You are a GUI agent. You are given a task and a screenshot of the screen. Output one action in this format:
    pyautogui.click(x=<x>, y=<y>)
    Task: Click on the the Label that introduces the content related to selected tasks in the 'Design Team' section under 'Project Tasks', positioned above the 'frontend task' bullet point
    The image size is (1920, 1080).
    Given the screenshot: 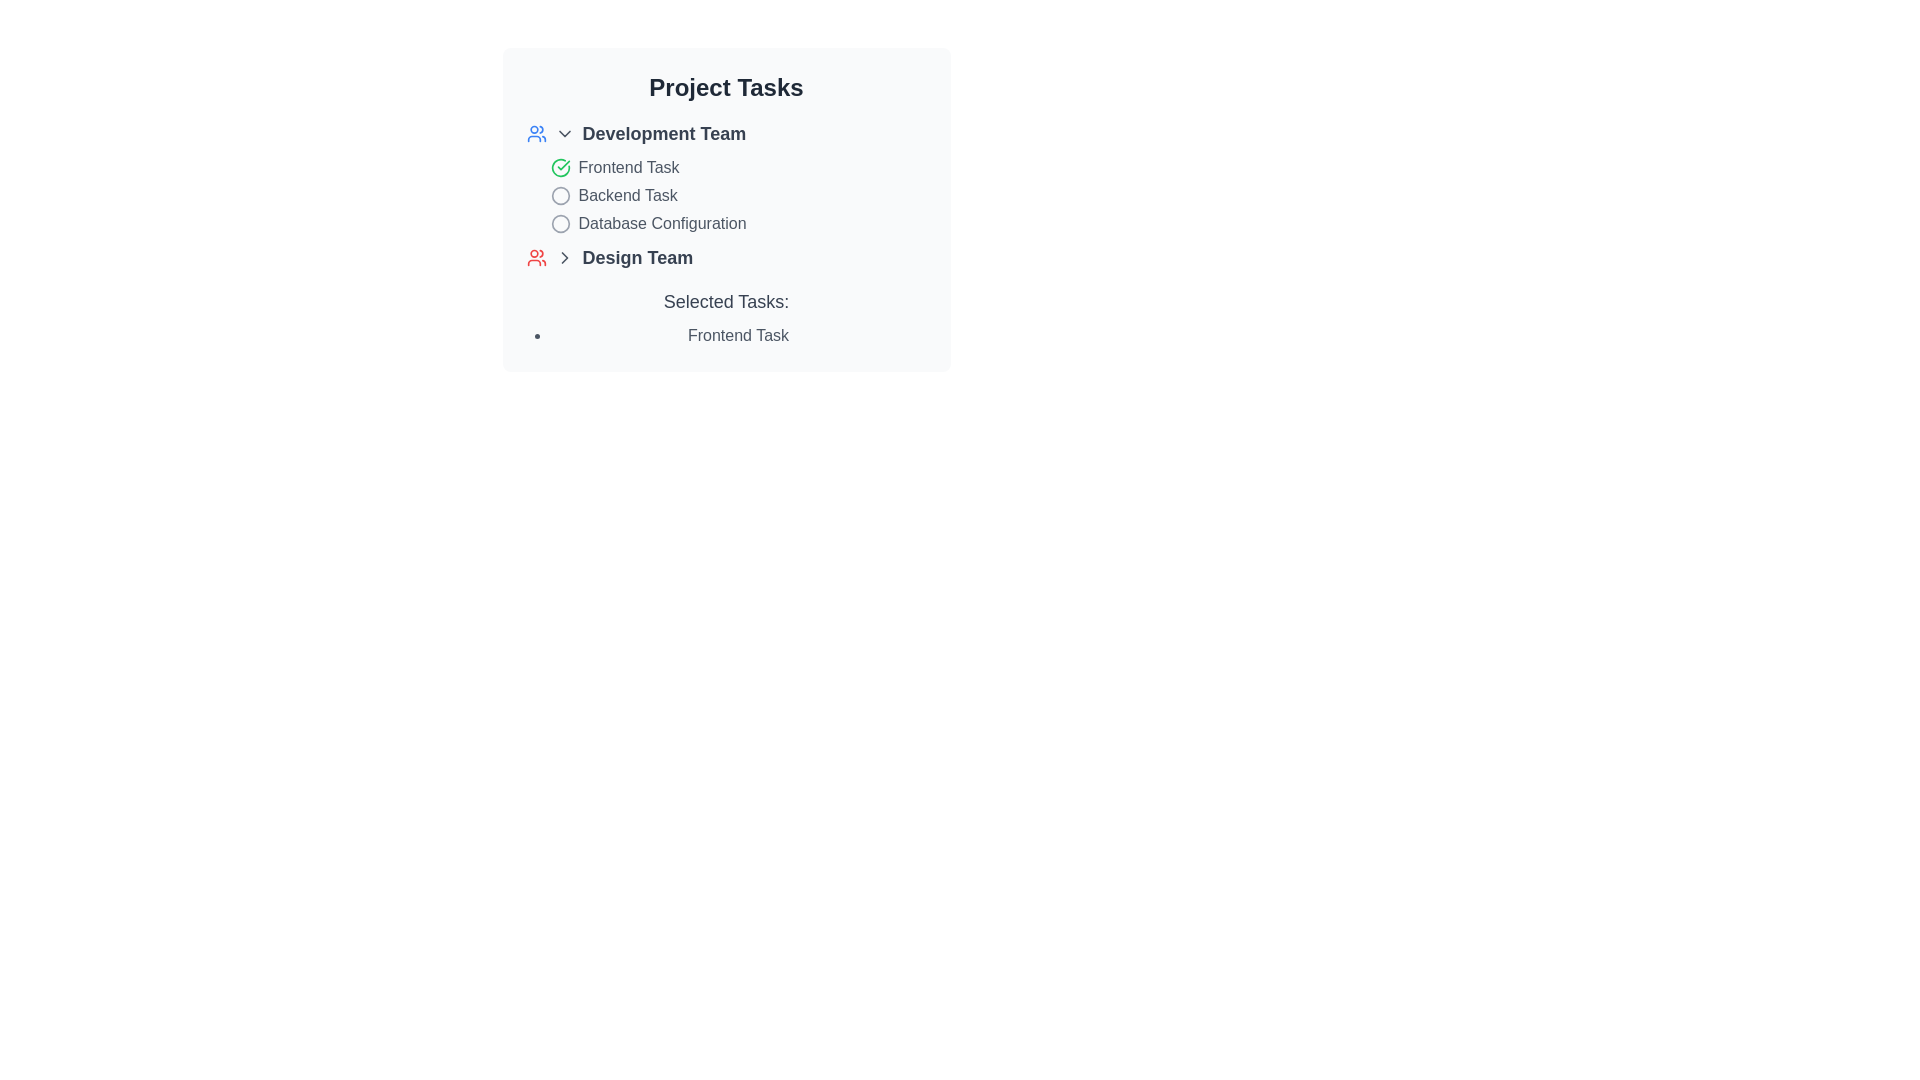 What is the action you would take?
    pyautogui.click(x=725, y=301)
    